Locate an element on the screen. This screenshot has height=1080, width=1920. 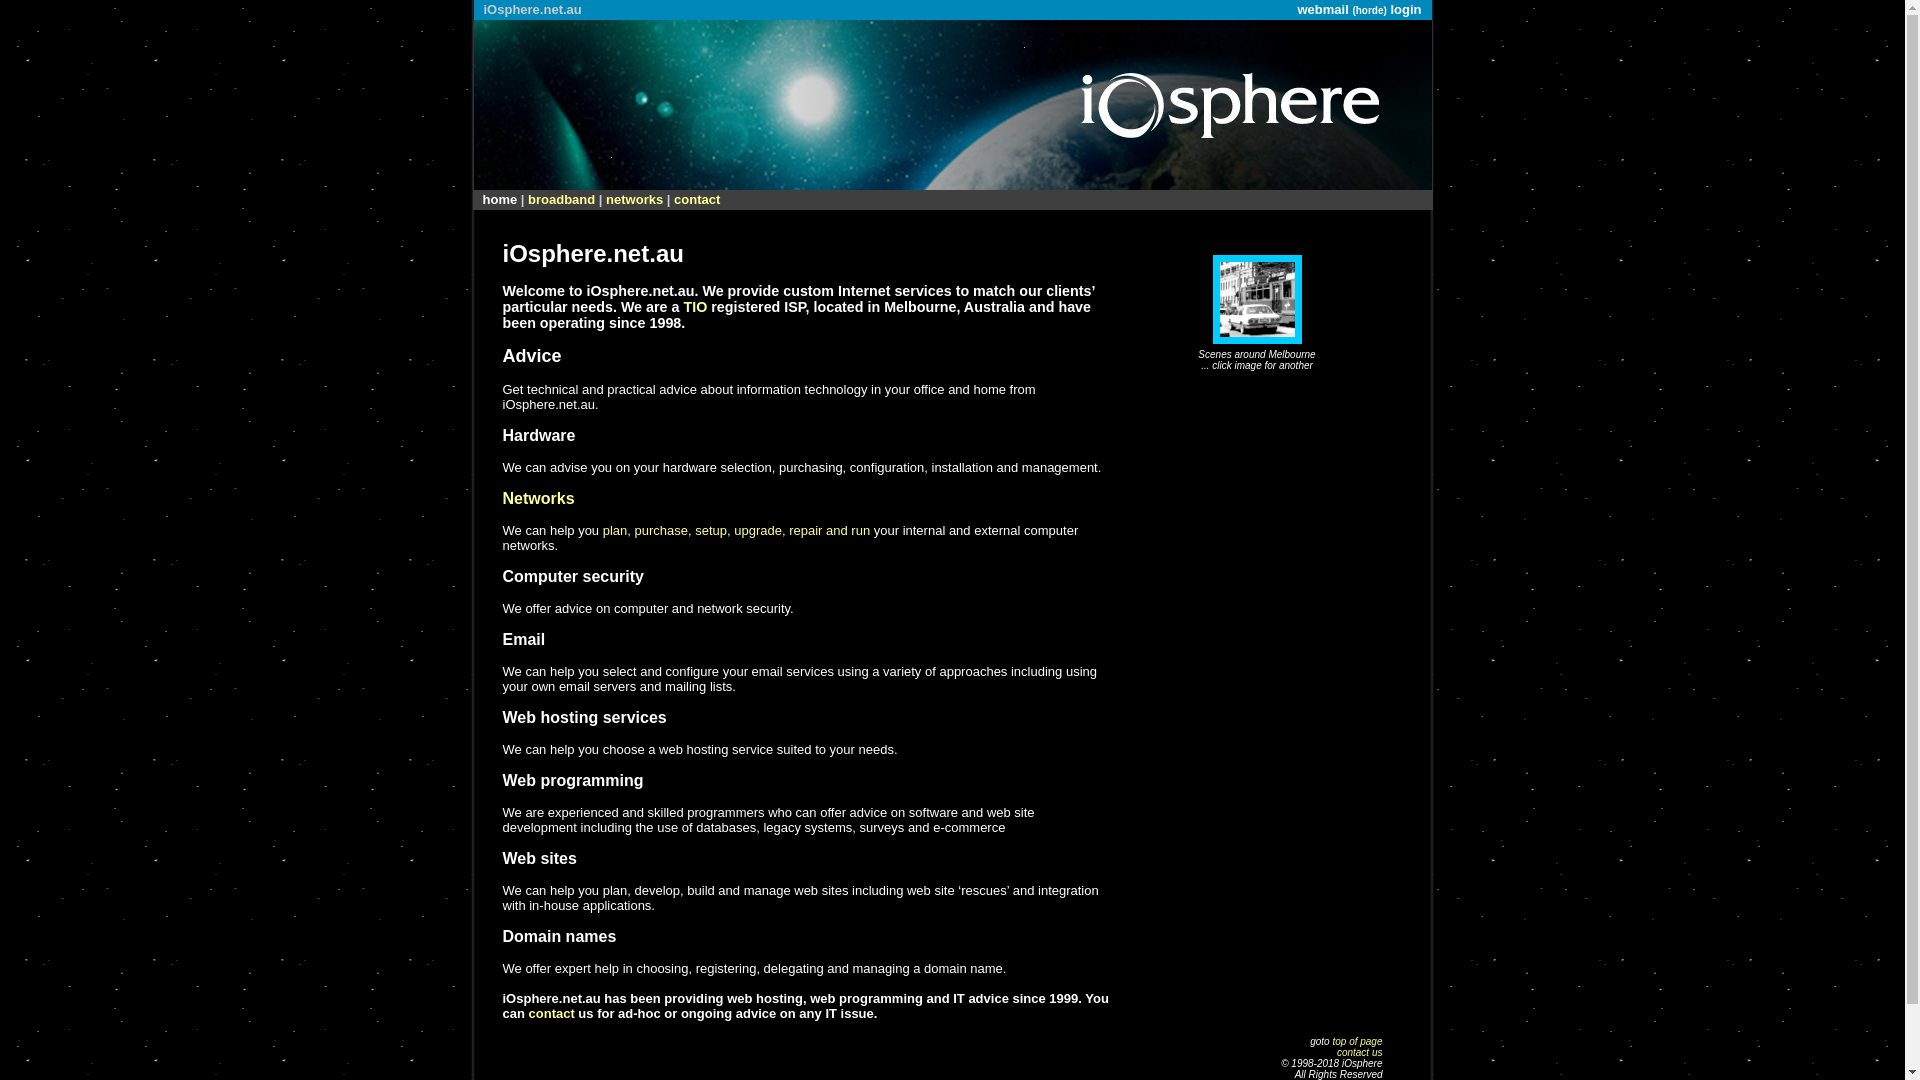
'home' is located at coordinates (499, 199).